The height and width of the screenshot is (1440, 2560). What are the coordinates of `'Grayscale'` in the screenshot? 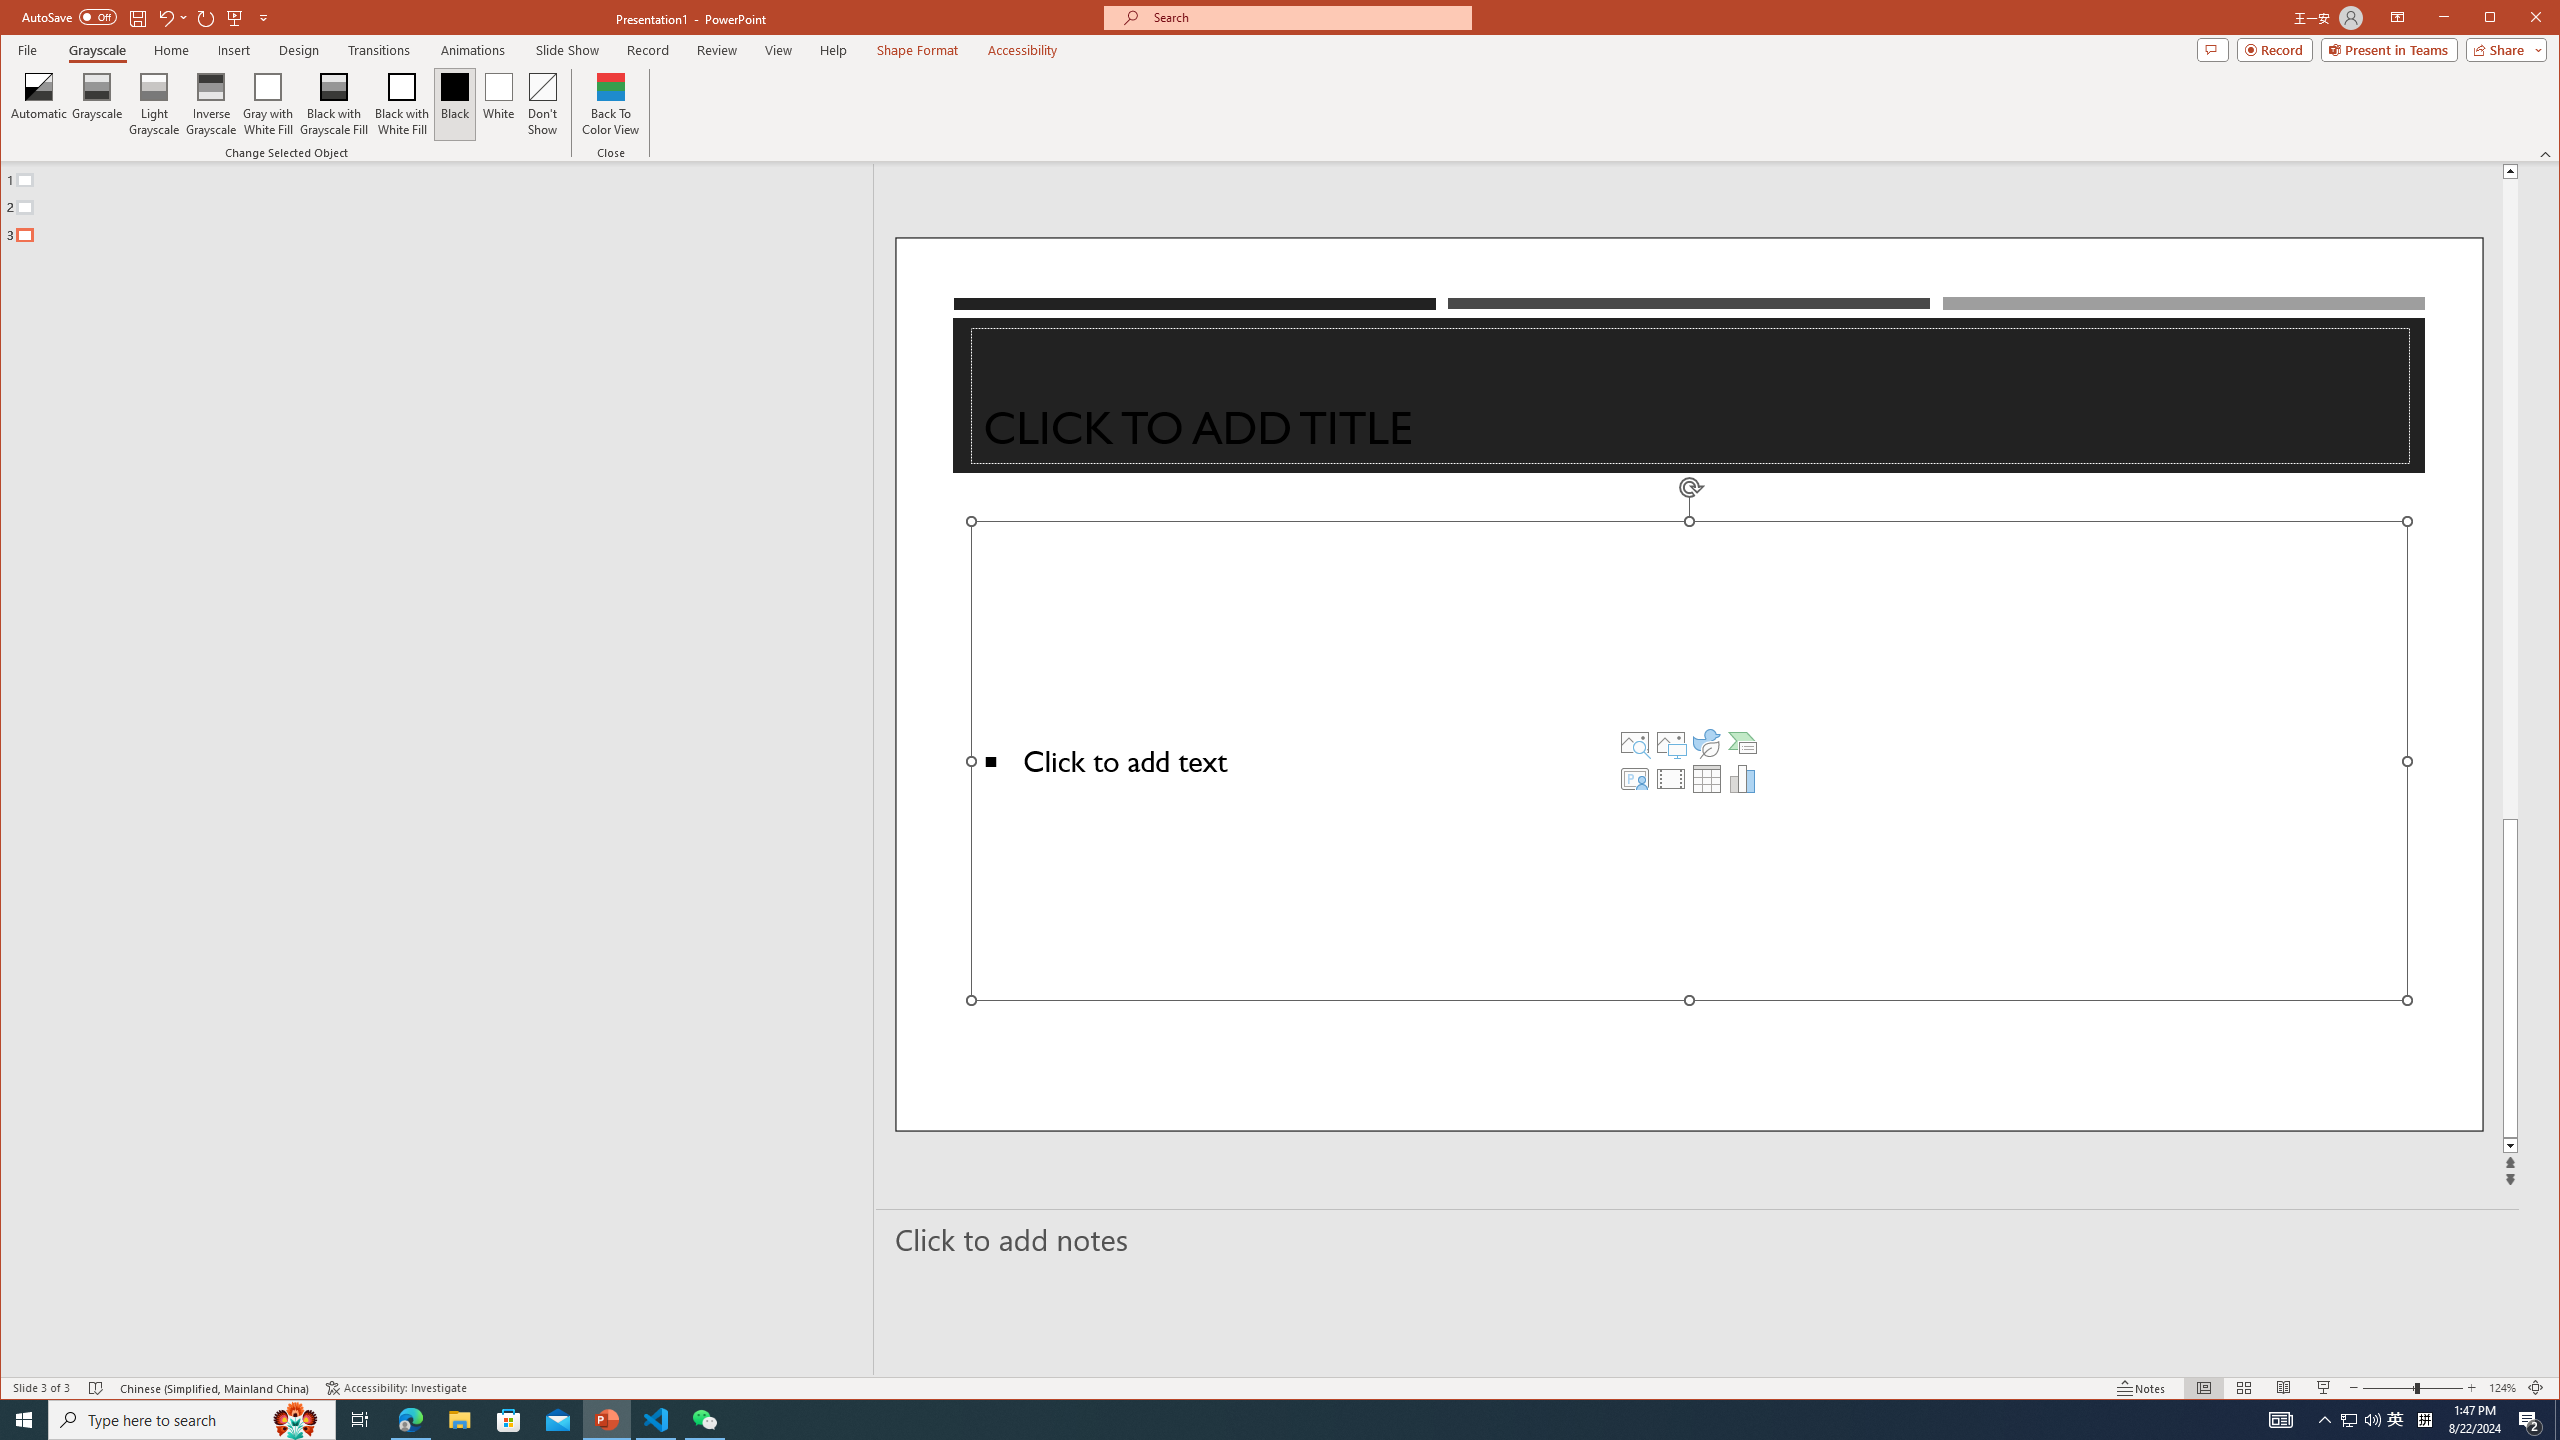 It's located at (97, 49).